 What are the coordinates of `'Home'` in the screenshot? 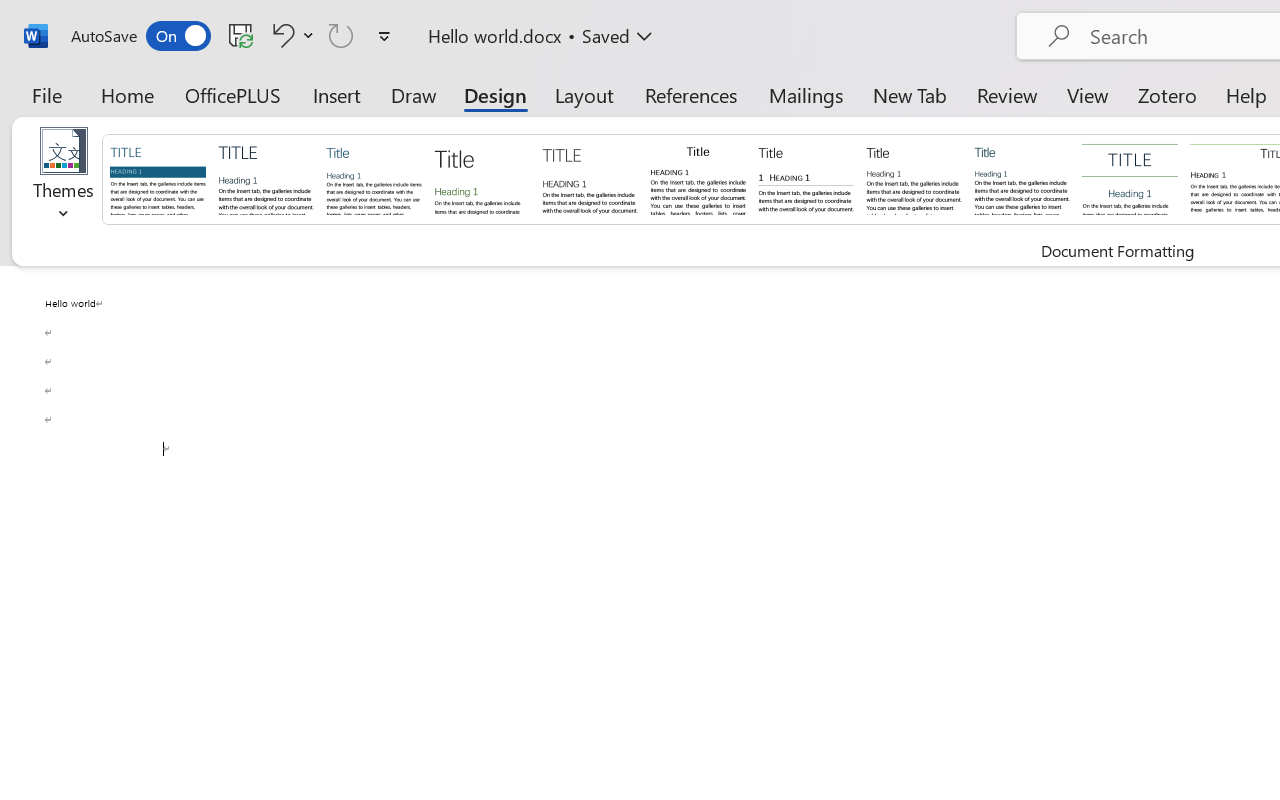 It's located at (127, 94).